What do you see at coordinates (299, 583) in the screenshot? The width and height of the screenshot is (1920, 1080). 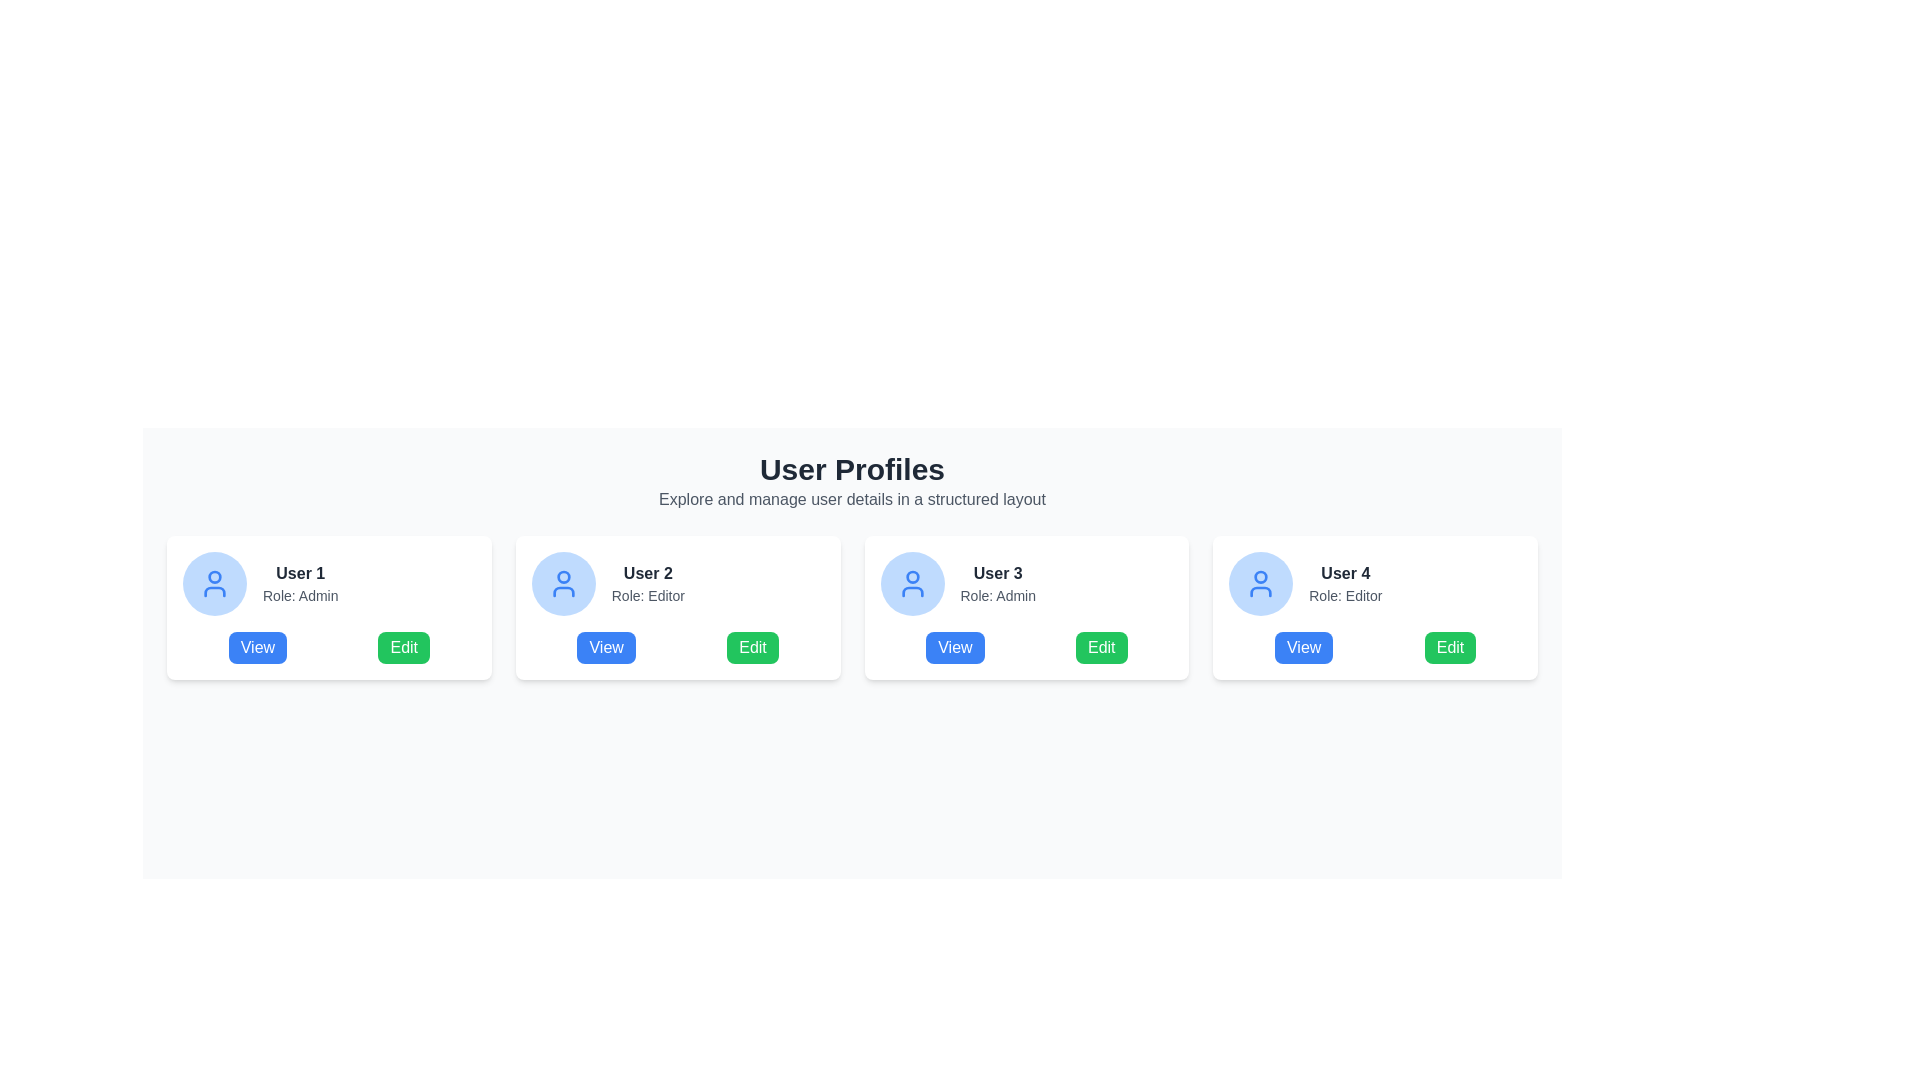 I see `text displayed in the user profile card that shows 'User 1' in bold dark gray and 'Role: Admin' in smaller lighter text` at bounding box center [299, 583].